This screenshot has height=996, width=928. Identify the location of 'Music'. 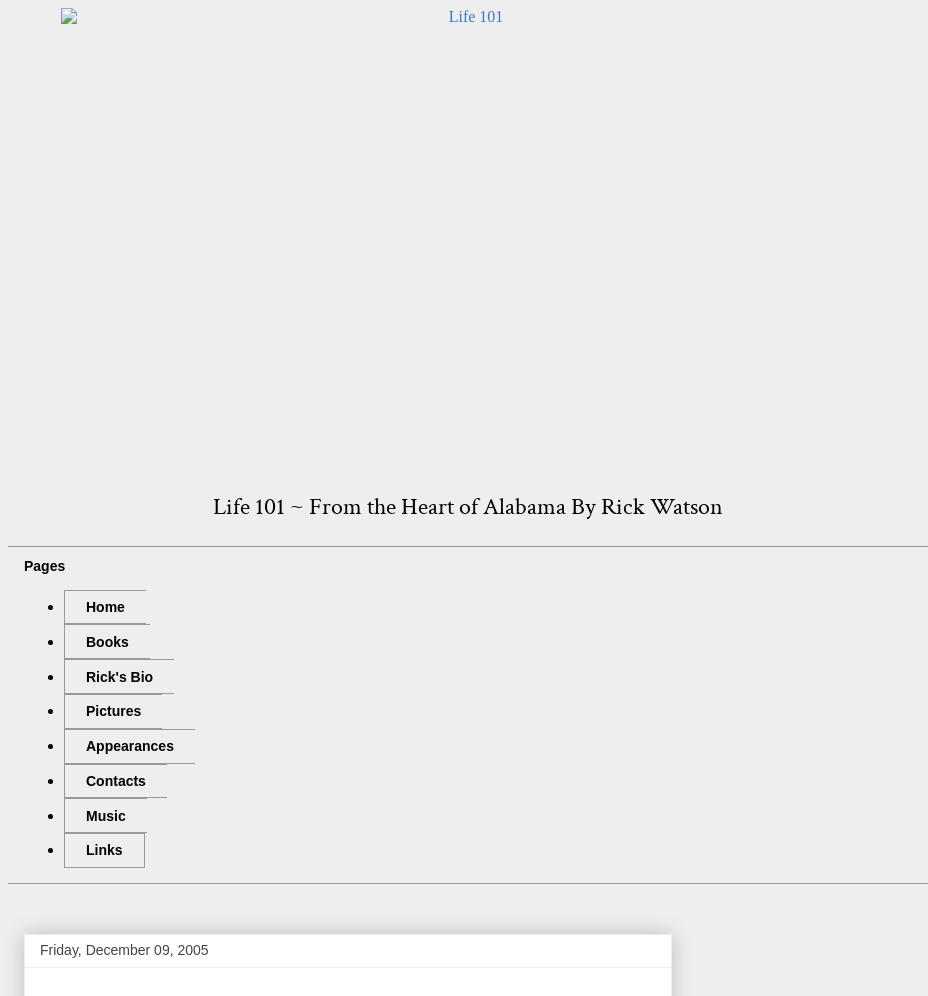
(104, 814).